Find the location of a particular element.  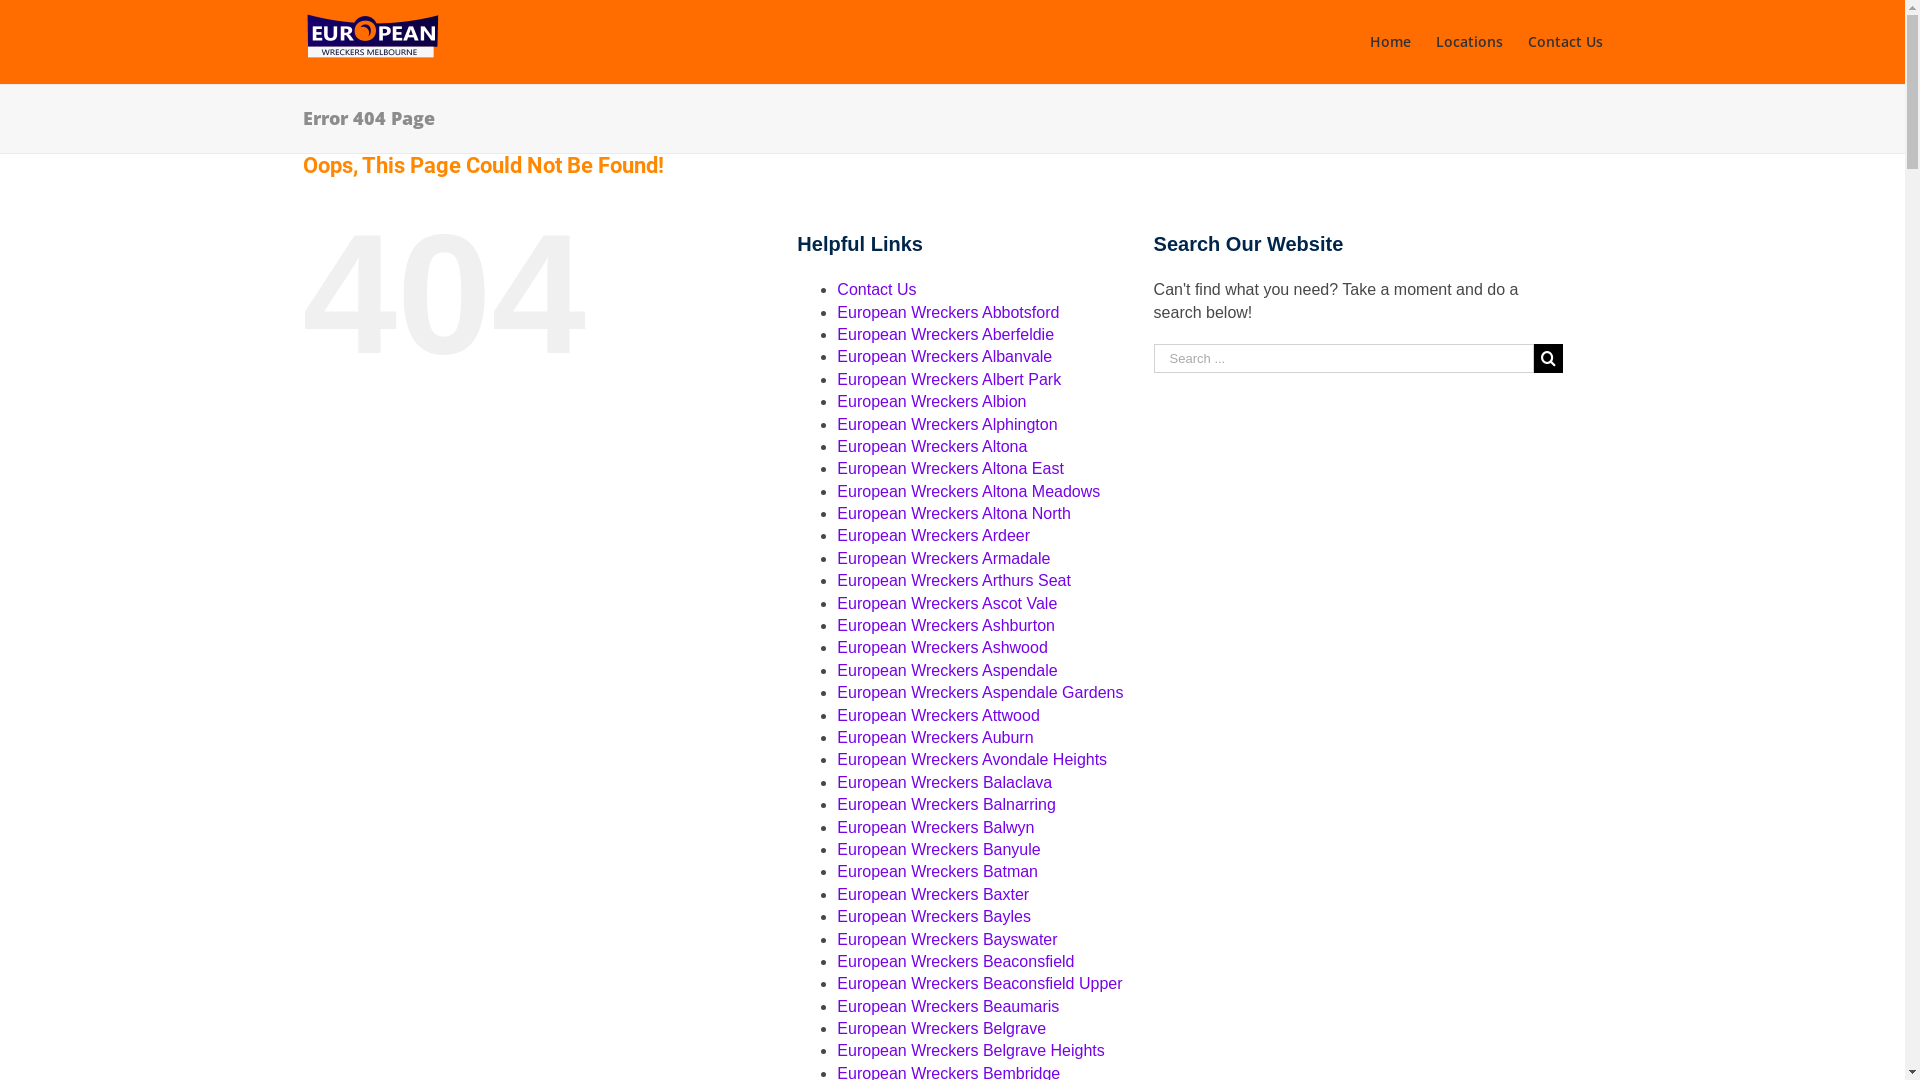

'European Wreckers Altona Meadows' is located at coordinates (836, 491).